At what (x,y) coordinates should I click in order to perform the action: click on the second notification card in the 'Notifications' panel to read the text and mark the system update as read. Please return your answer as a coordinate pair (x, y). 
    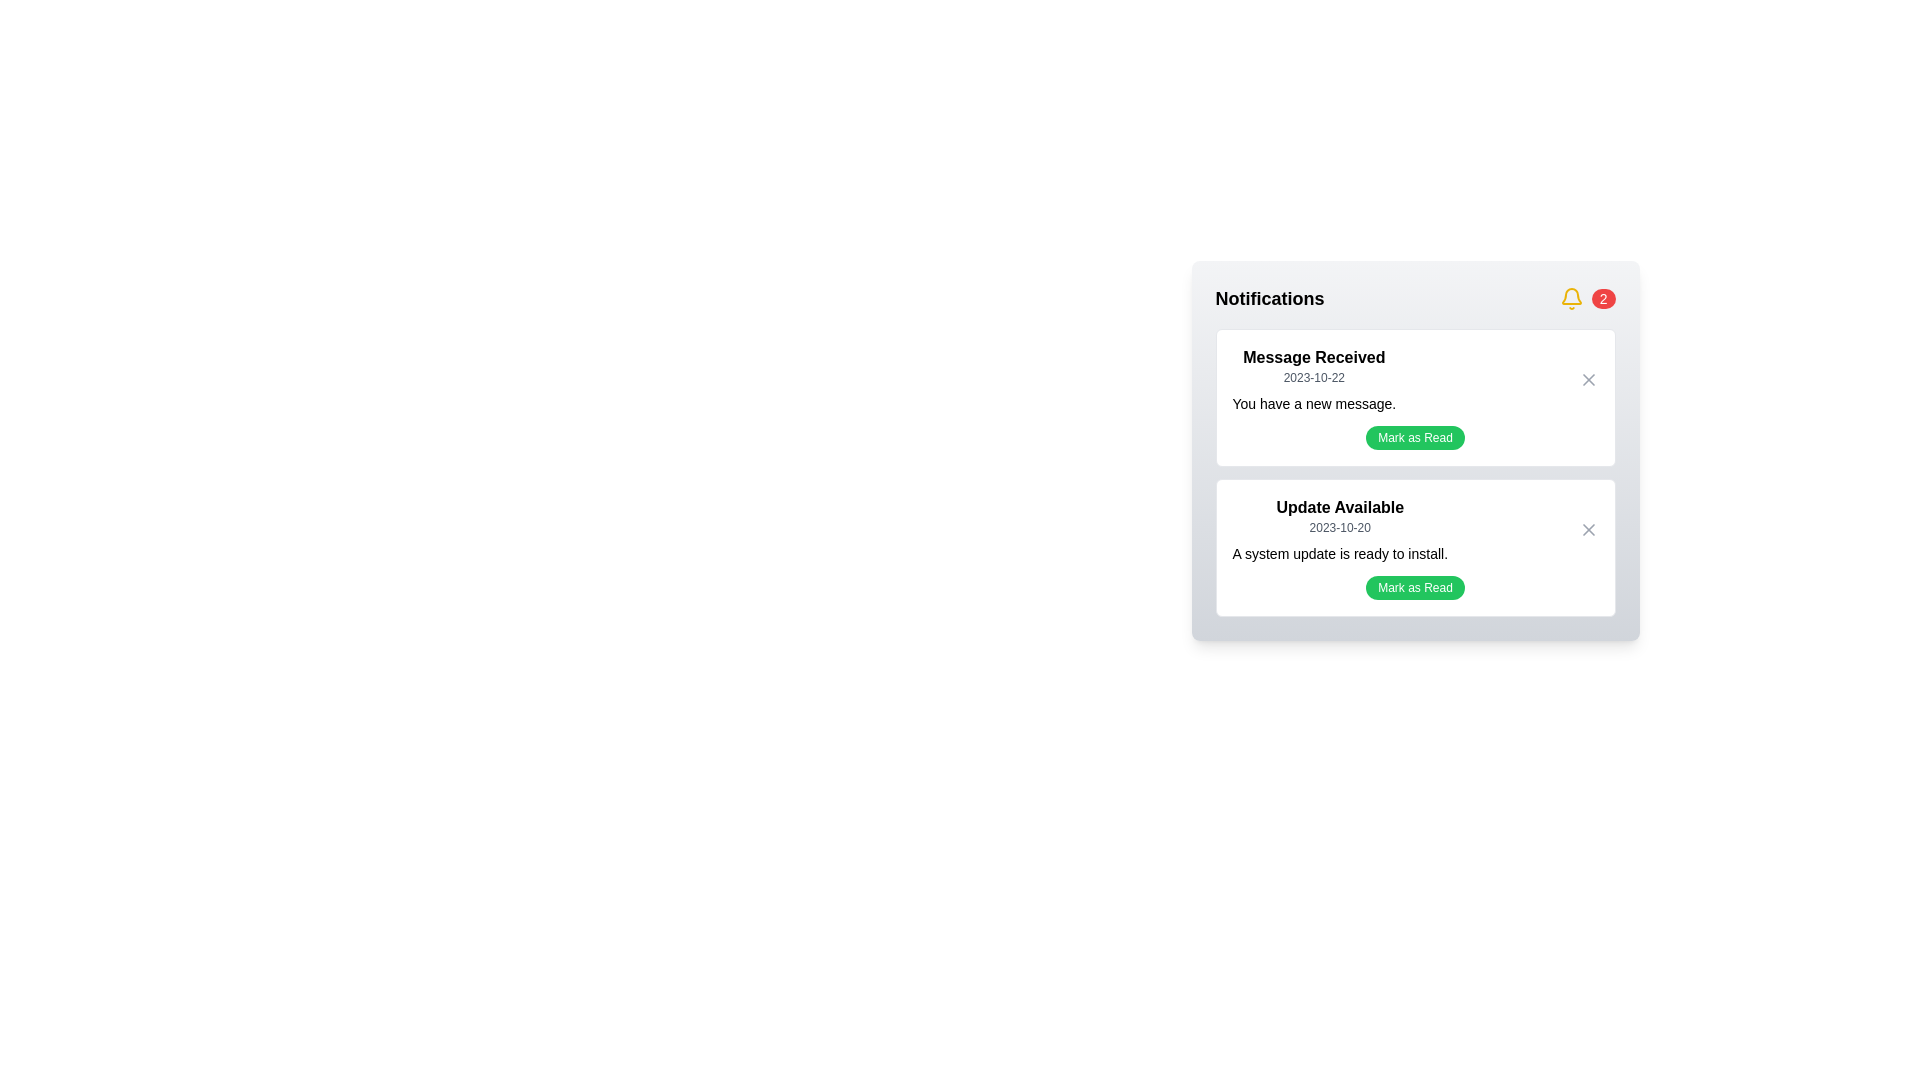
    Looking at the image, I should click on (1414, 547).